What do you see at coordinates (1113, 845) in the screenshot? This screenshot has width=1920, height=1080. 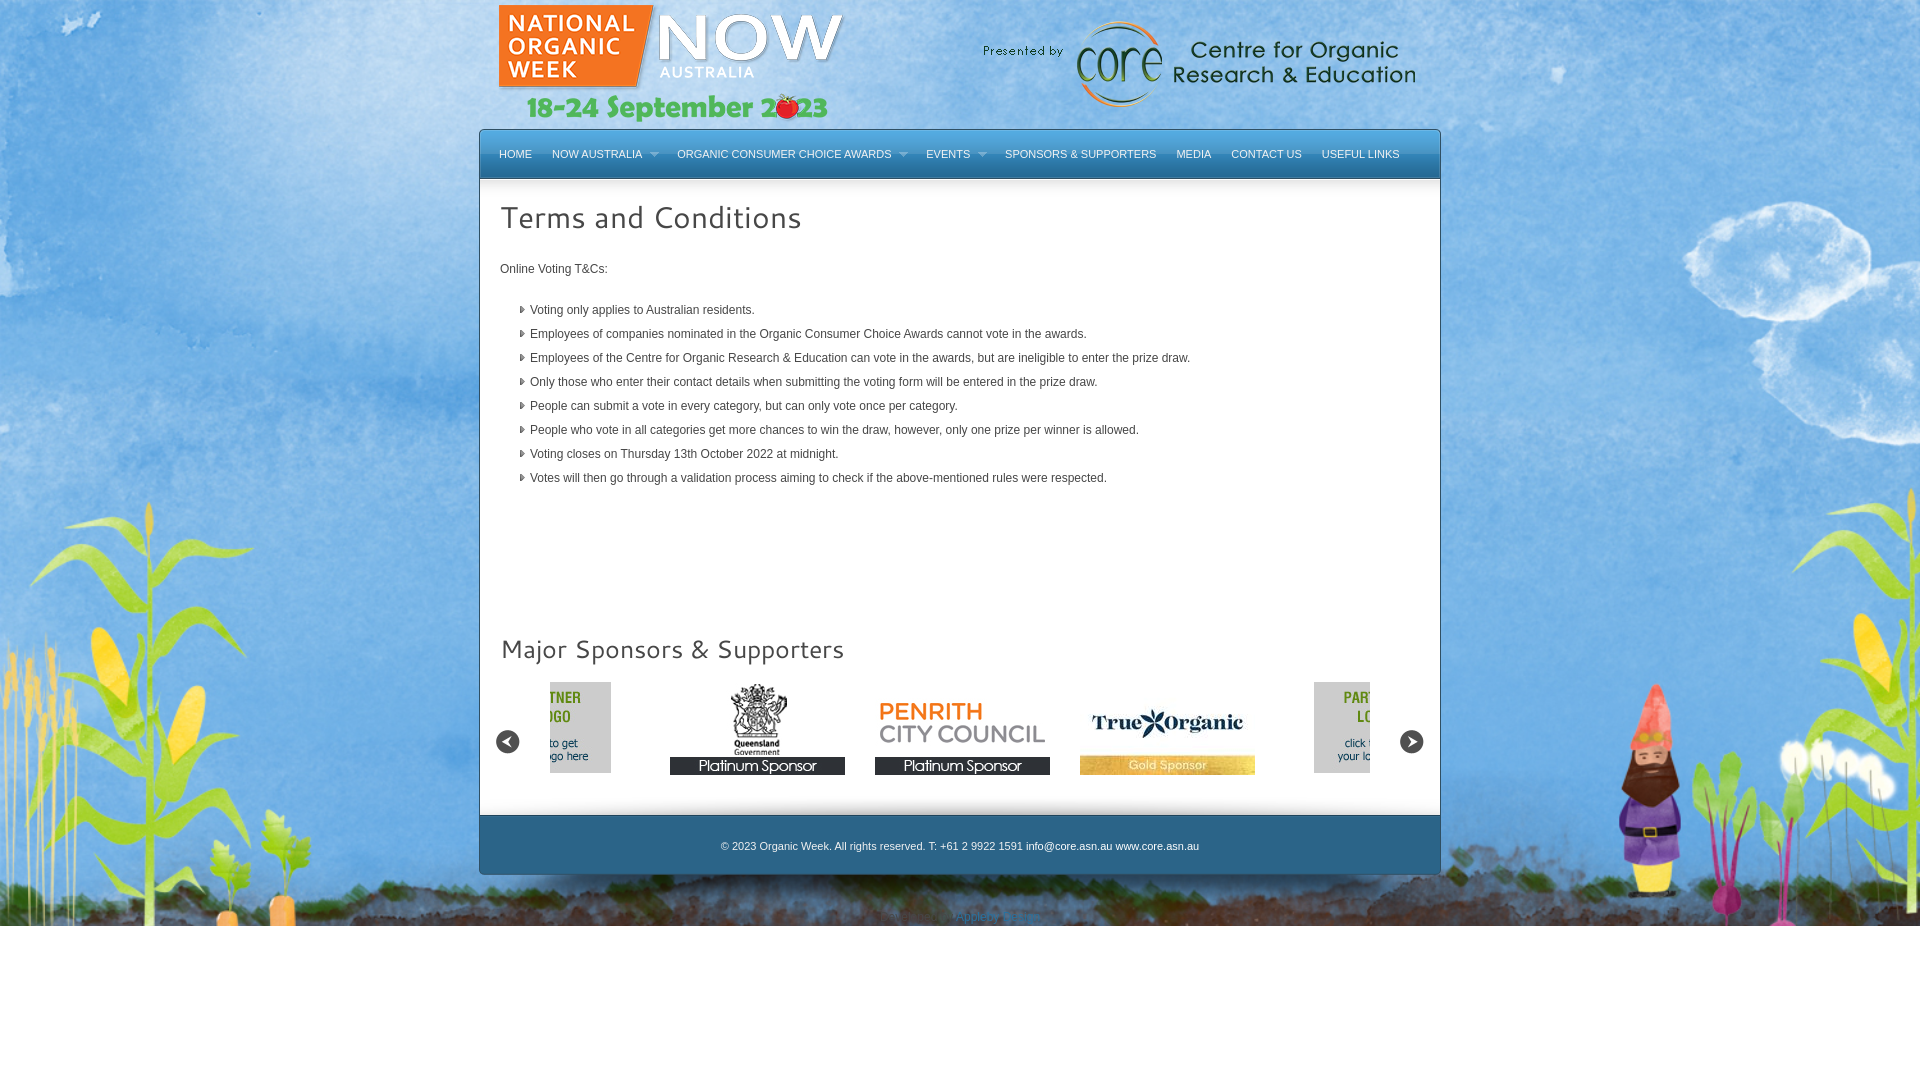 I see `'www.core.asn.au'` at bounding box center [1113, 845].